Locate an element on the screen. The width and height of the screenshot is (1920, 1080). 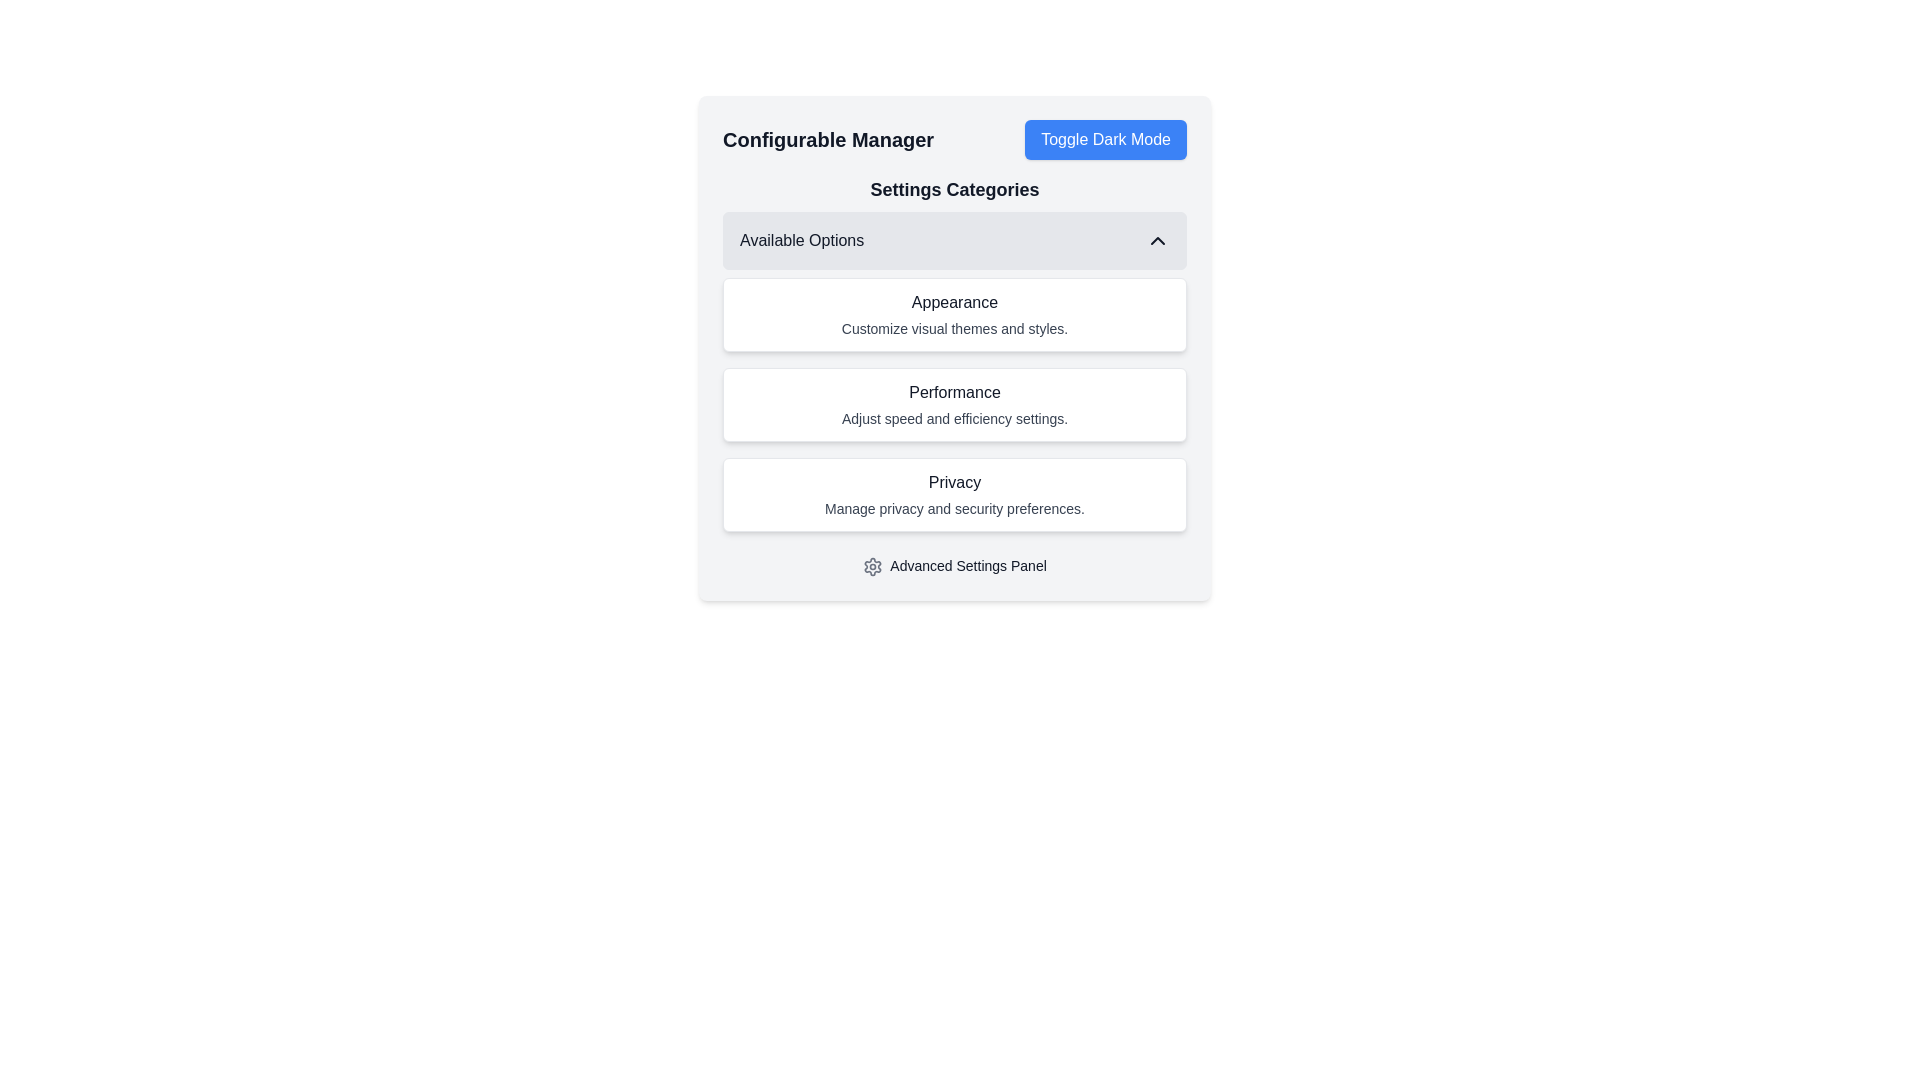
the text label with the content 'Performance' located under the title 'Settings Categories' in the second position under 'Appearance' is located at coordinates (954, 393).